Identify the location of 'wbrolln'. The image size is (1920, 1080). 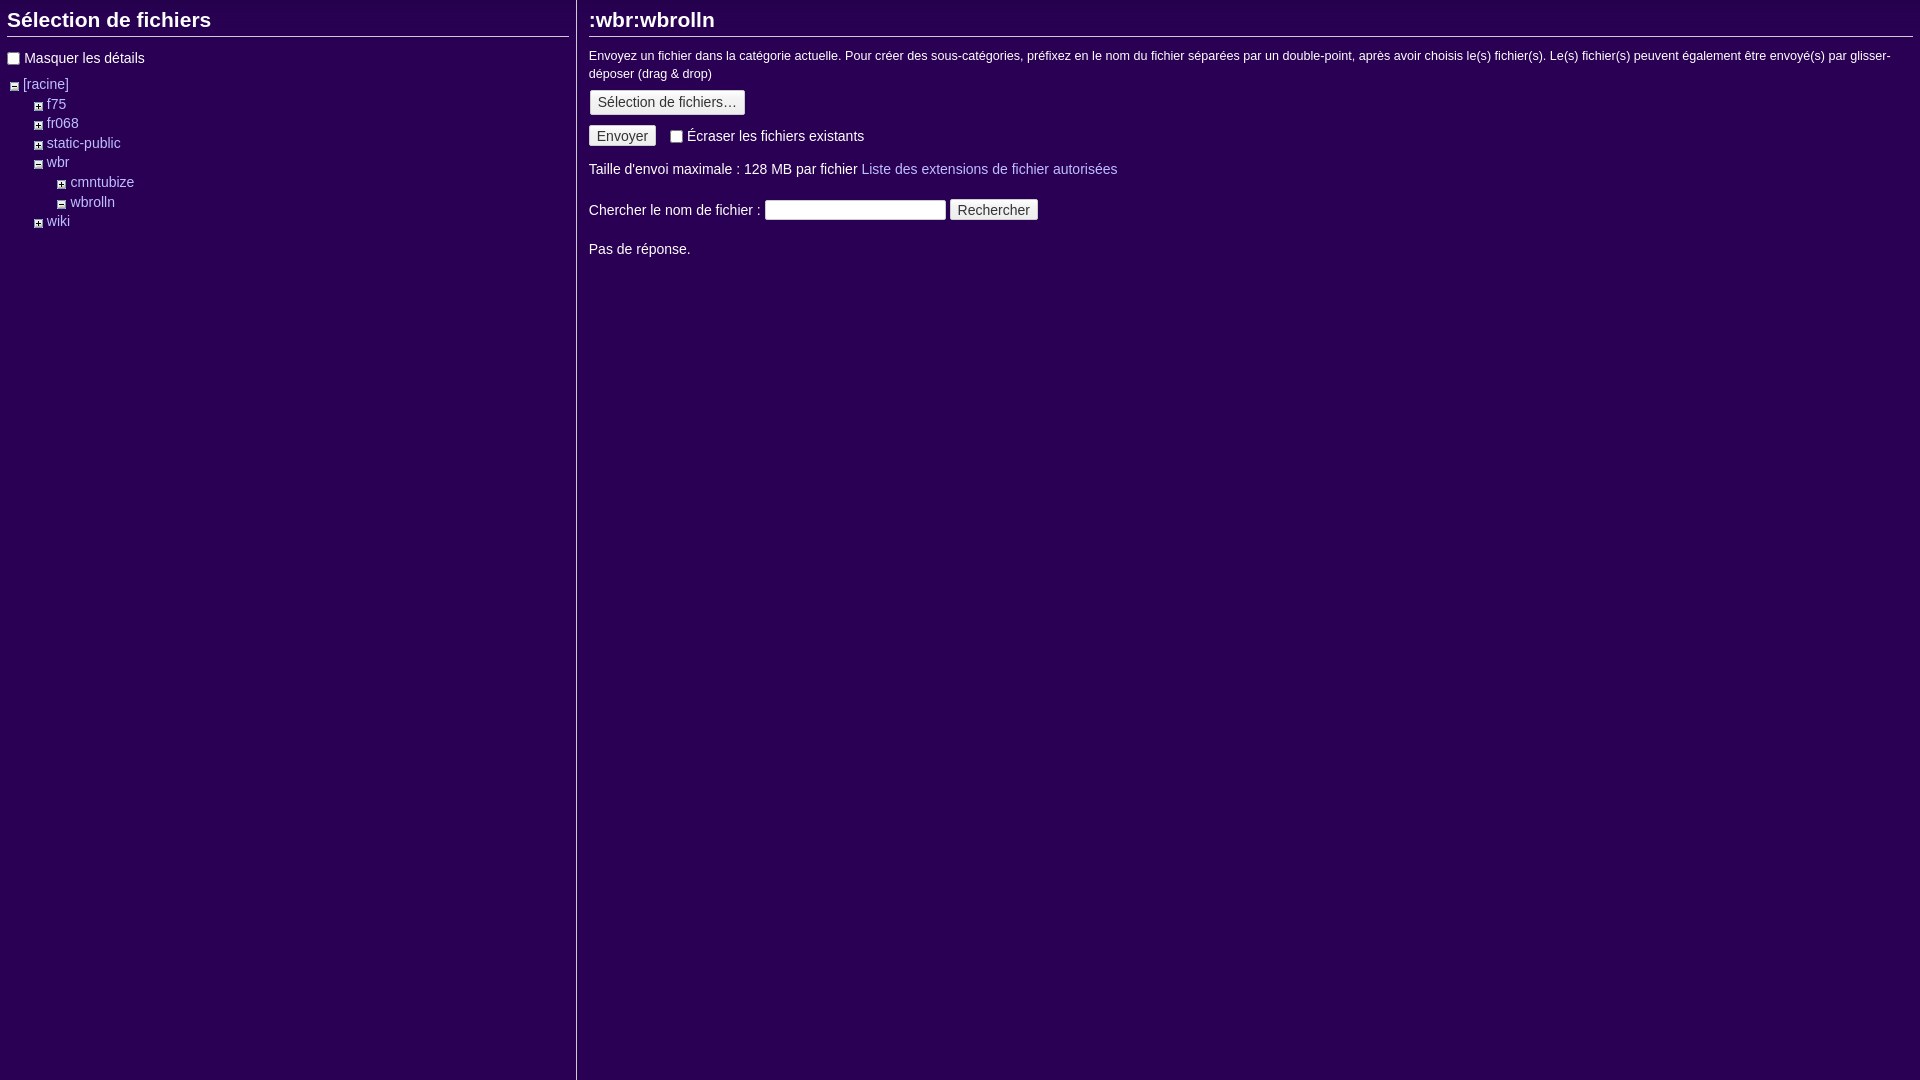
(91, 201).